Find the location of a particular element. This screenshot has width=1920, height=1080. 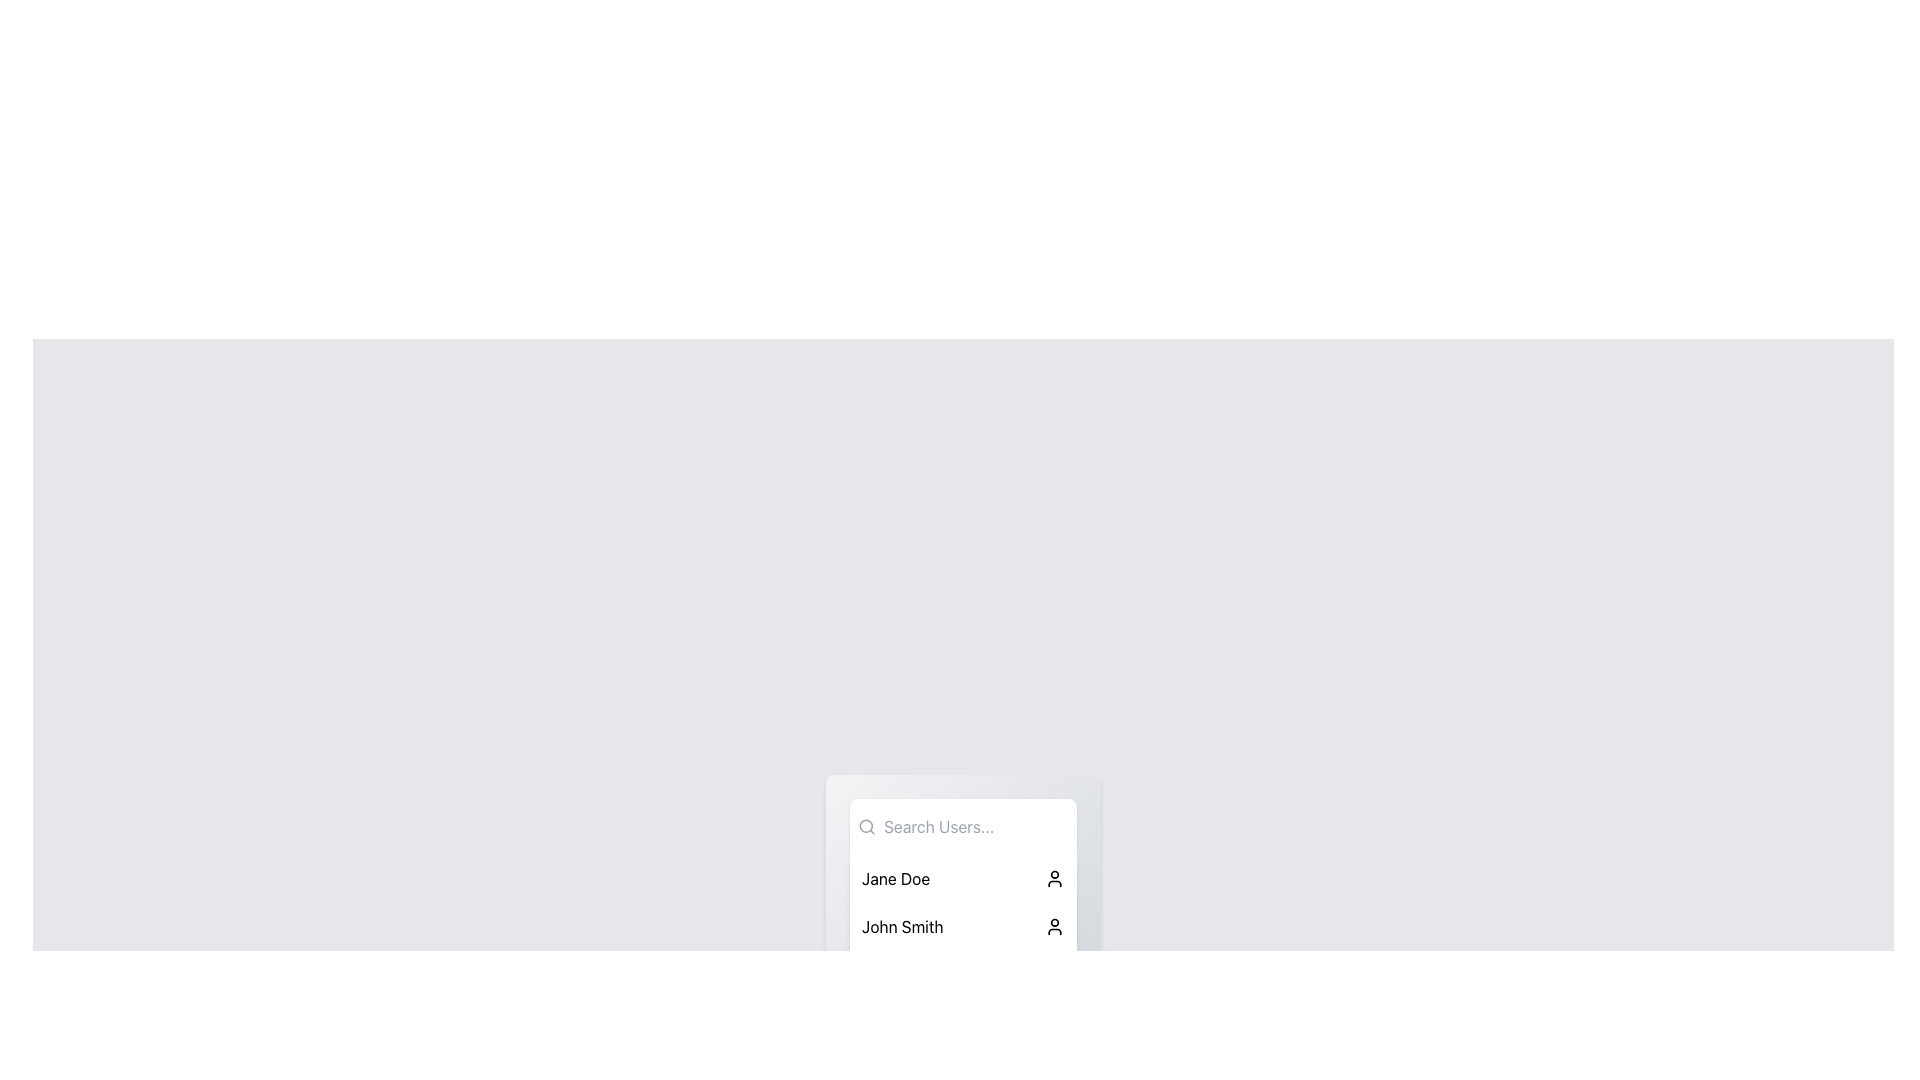

the text label 'John Smith' located within the dropdown list beneath 'Jane Doe' and to the left of the user icon is located at coordinates (901, 926).